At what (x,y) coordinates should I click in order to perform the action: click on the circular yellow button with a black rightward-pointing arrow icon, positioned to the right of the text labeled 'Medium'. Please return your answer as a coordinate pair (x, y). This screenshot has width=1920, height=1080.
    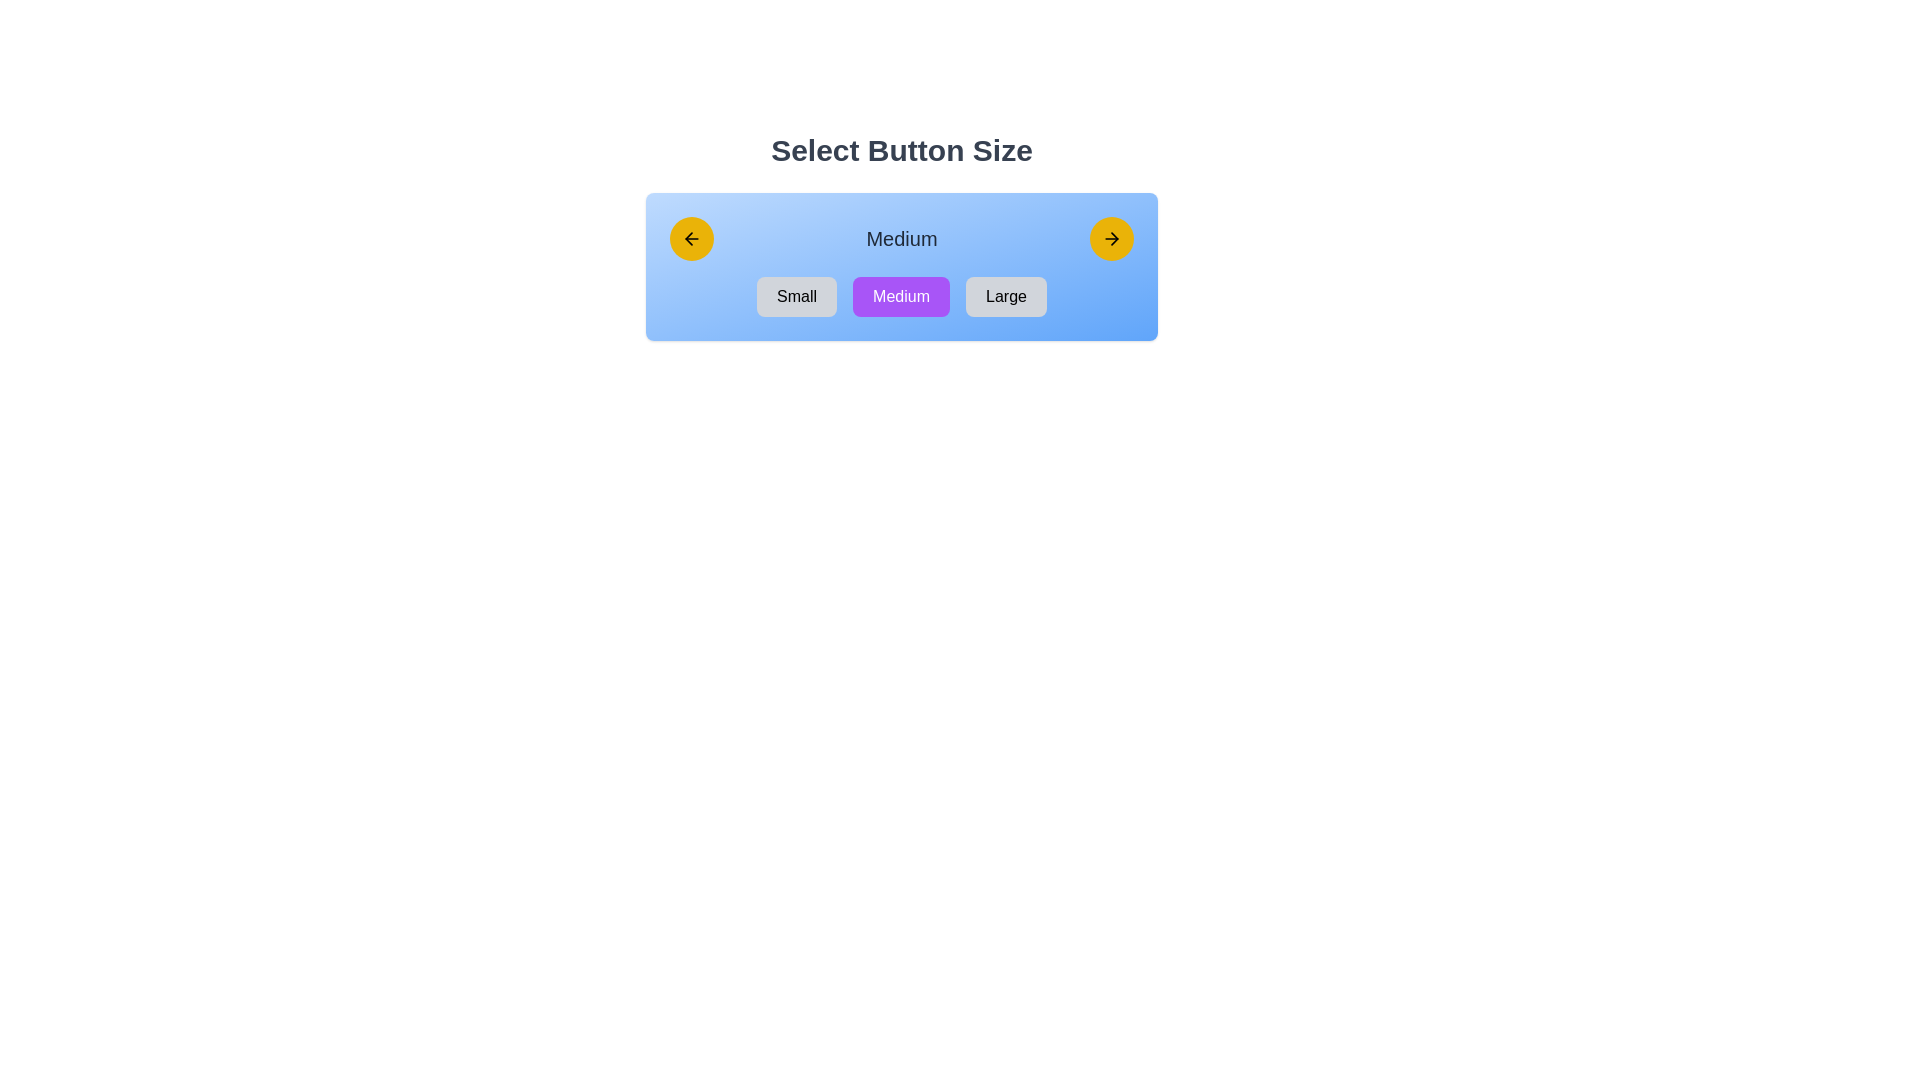
    Looking at the image, I should click on (1111, 238).